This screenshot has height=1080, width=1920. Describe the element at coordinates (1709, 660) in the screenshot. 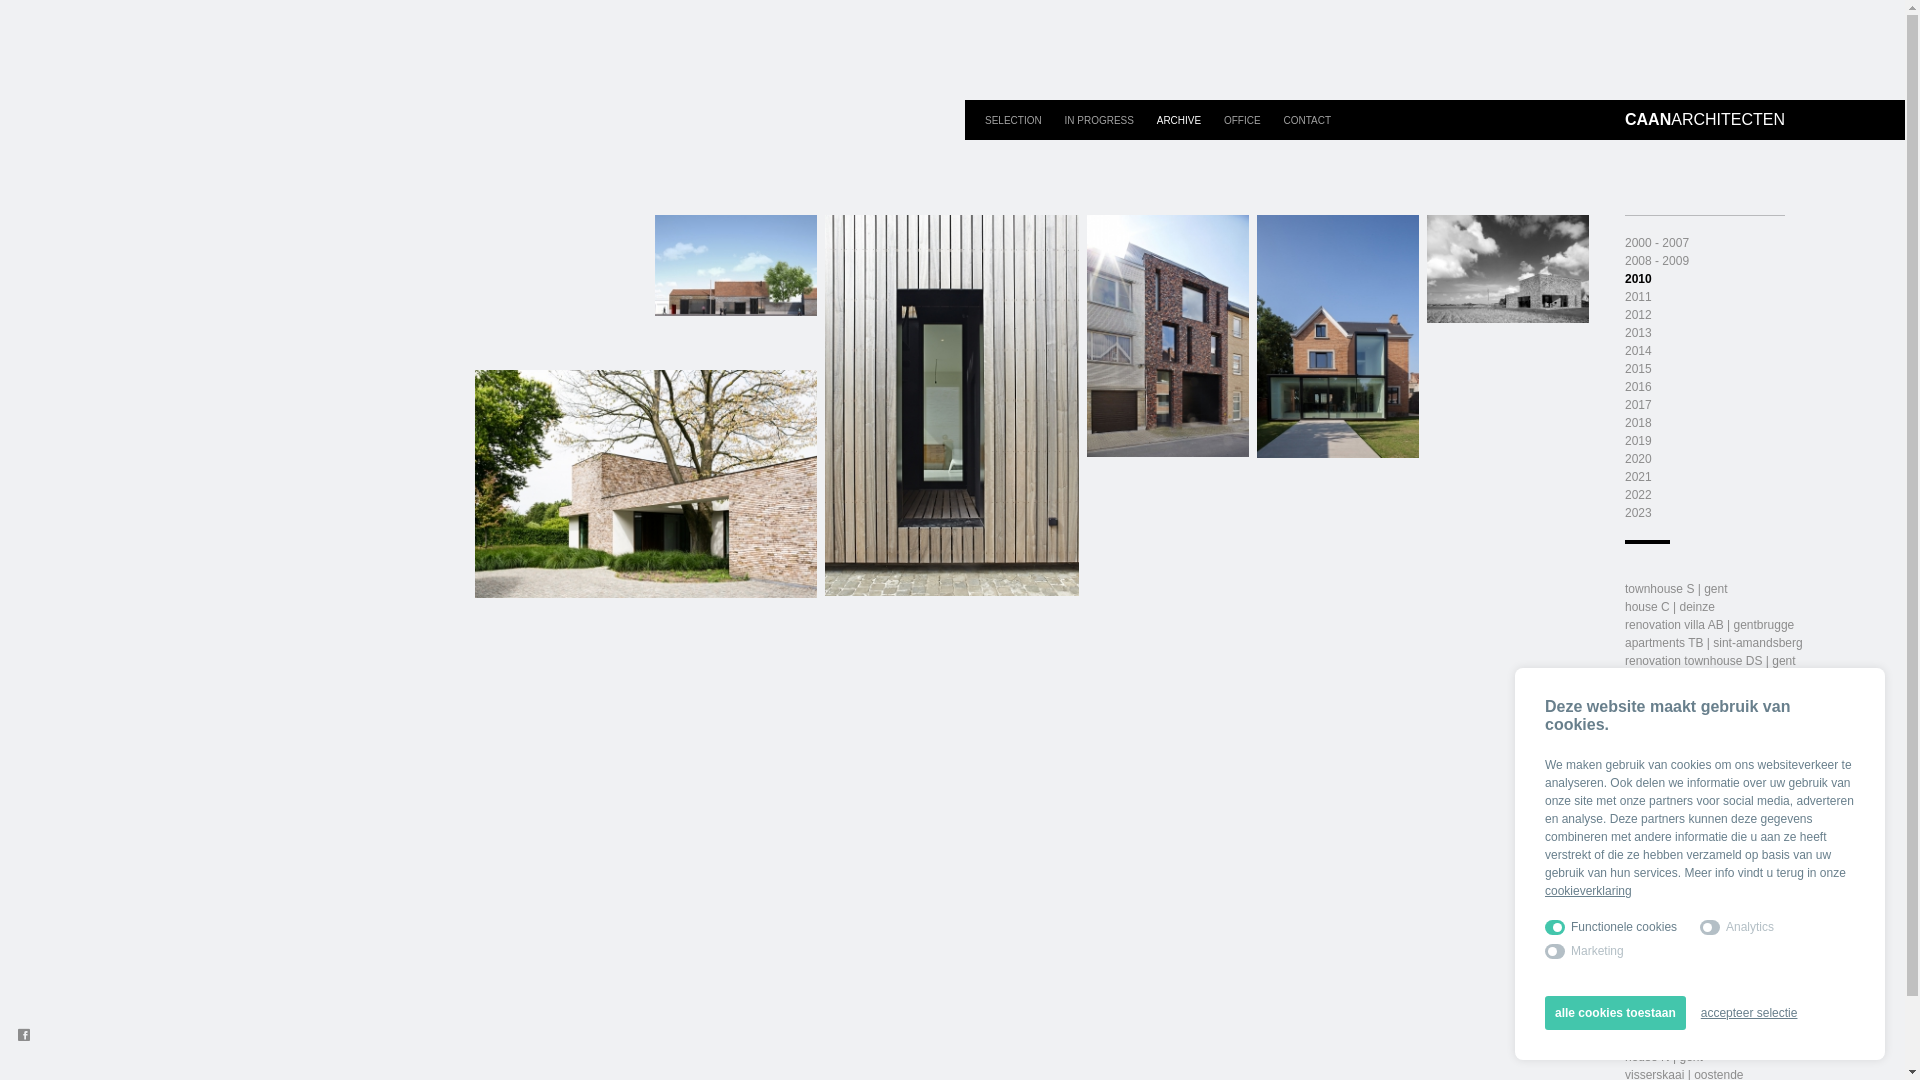

I see `'renovation townhouse DS | gent'` at that location.